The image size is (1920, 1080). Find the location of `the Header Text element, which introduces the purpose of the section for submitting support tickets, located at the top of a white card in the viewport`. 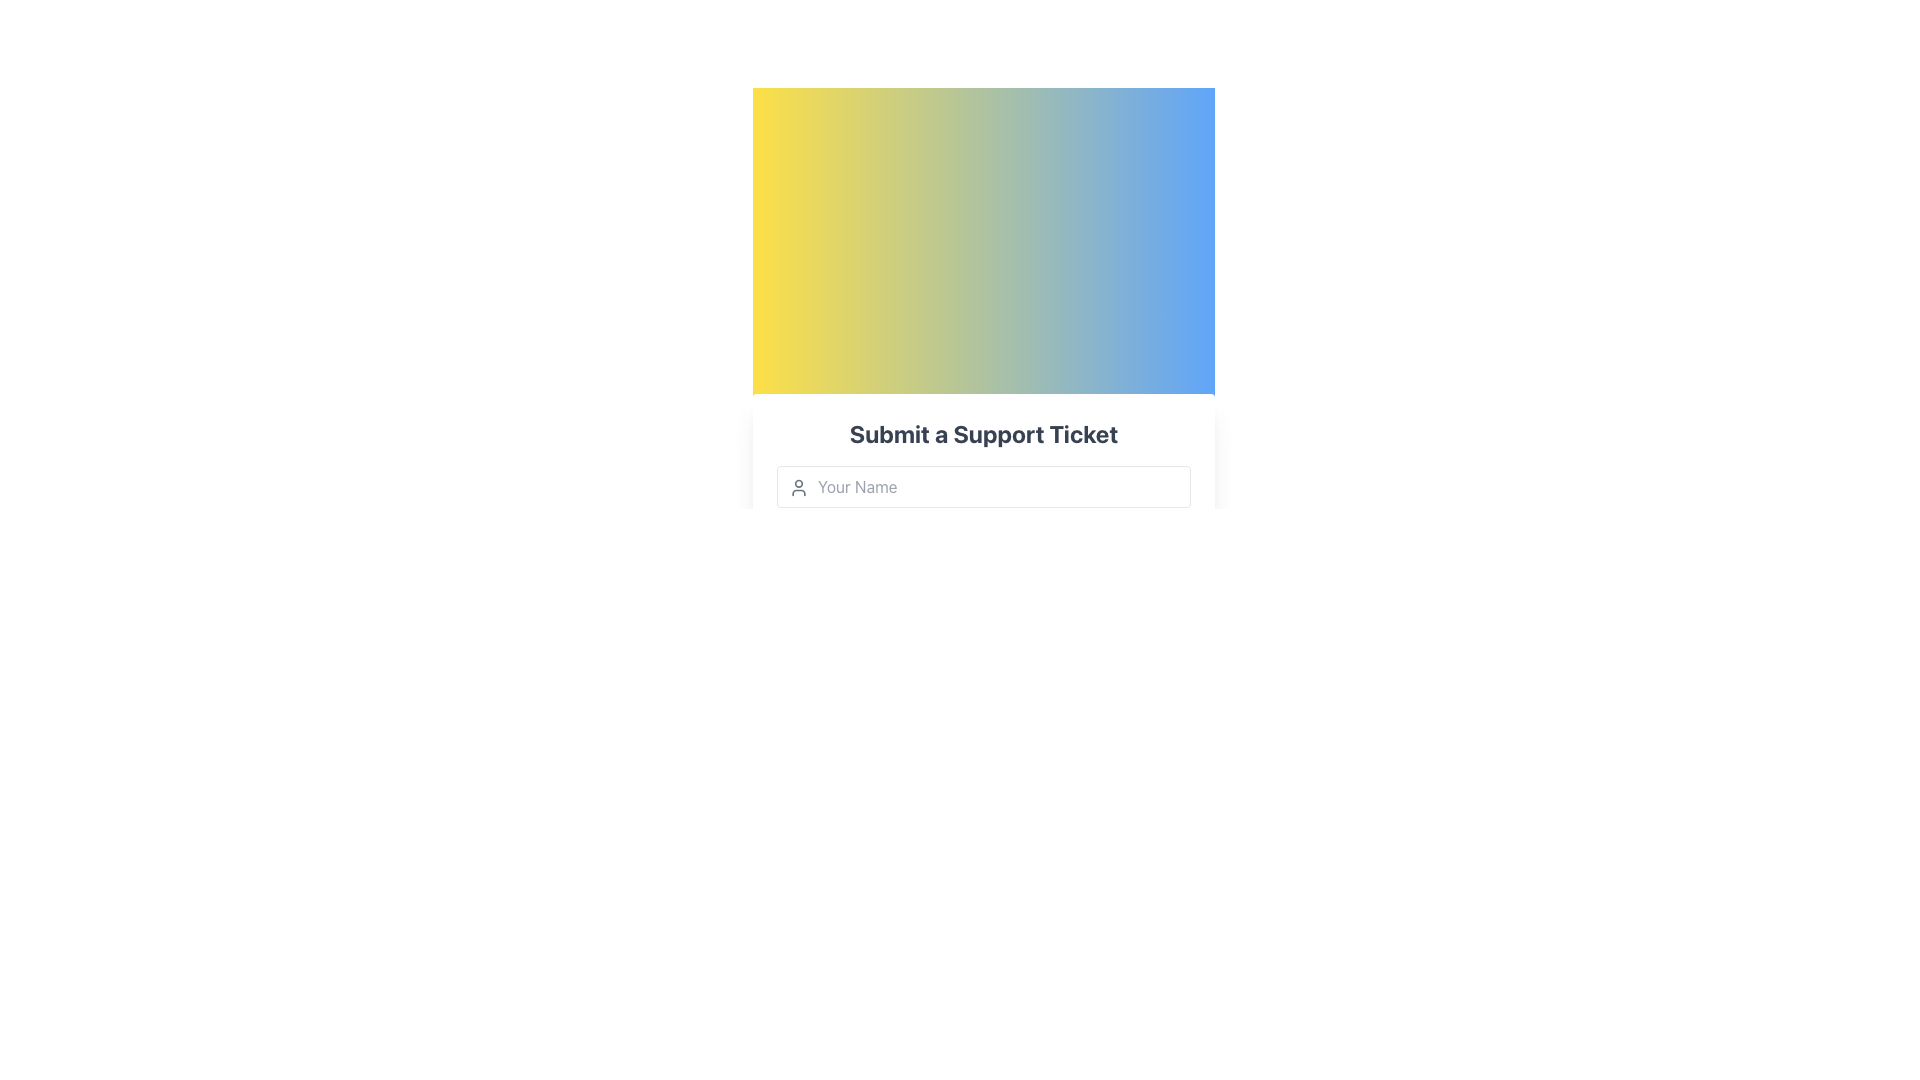

the Header Text element, which introduces the purpose of the section for submitting support tickets, located at the top of a white card in the viewport is located at coordinates (983, 433).